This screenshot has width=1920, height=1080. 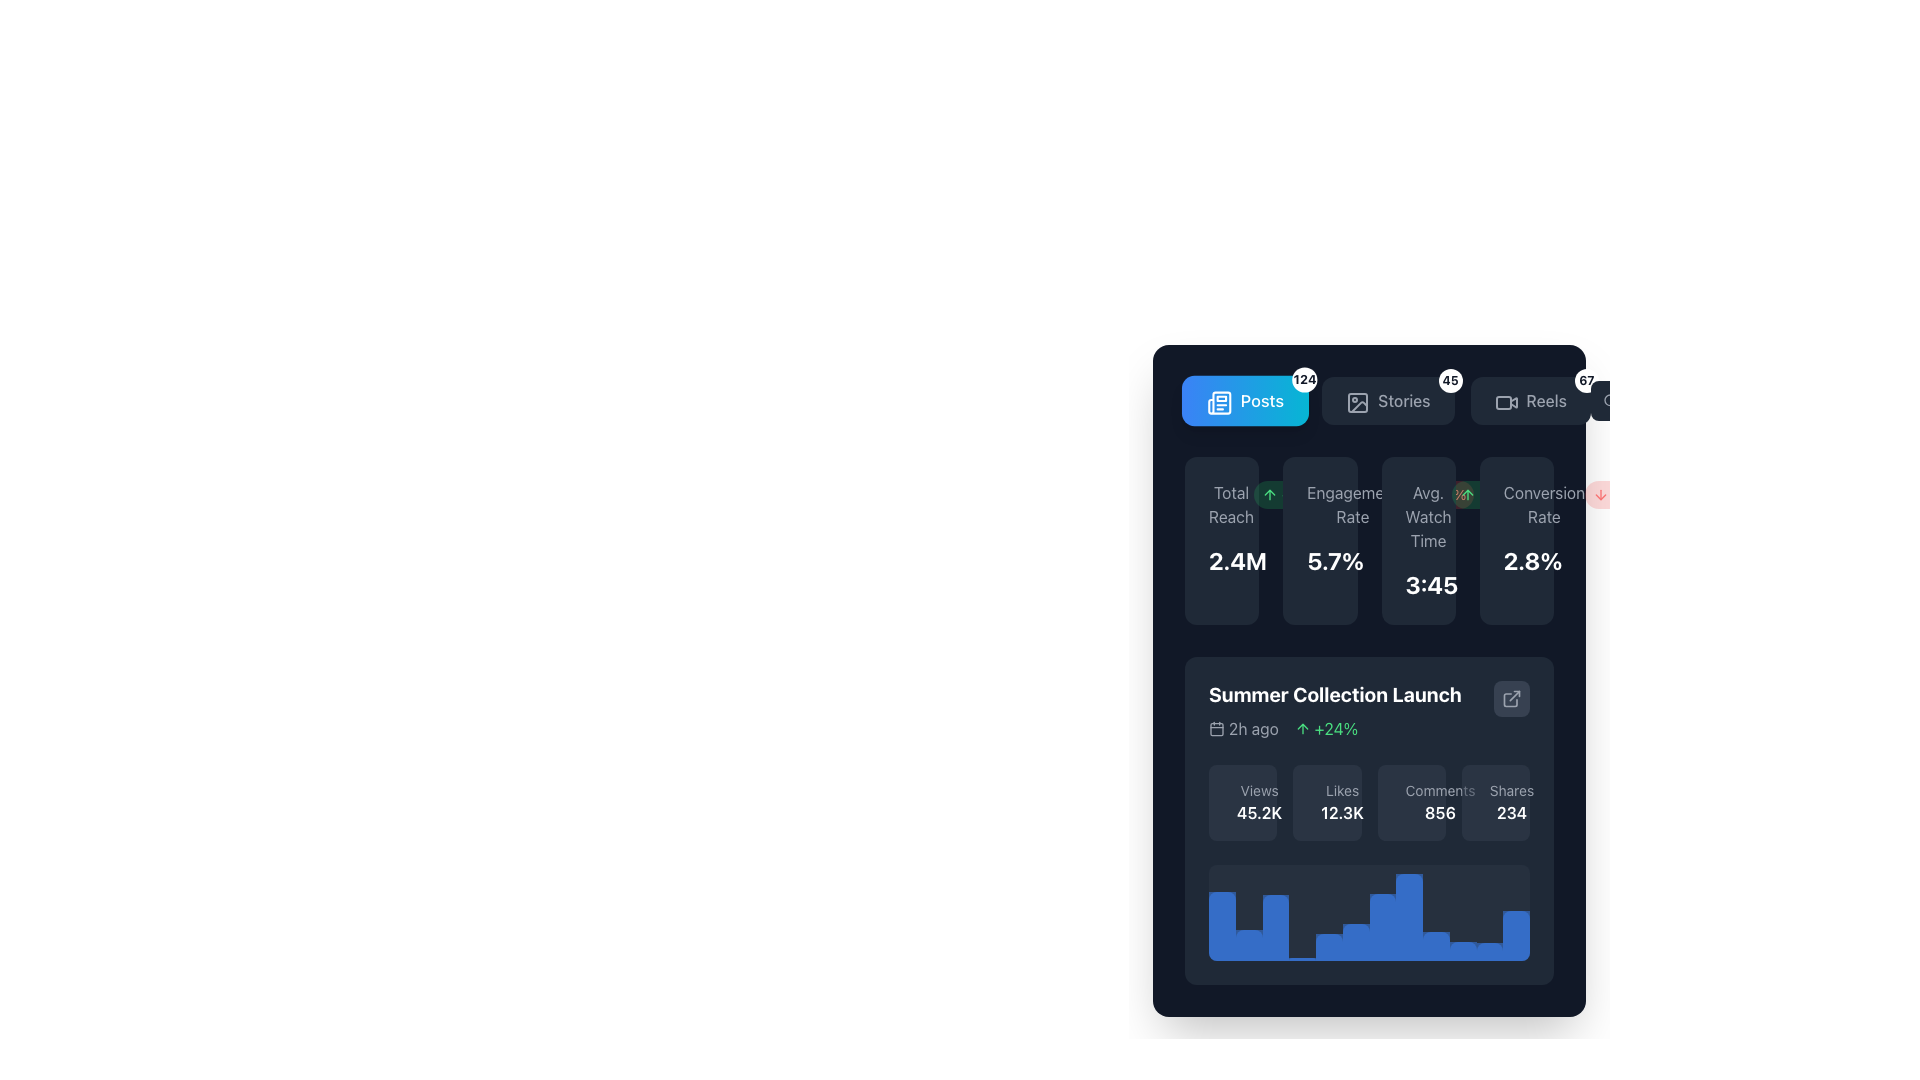 What do you see at coordinates (1512, 697) in the screenshot?
I see `the button located in the top-right corner of the 'Summer Collection Launch' section for accessibility purposes` at bounding box center [1512, 697].